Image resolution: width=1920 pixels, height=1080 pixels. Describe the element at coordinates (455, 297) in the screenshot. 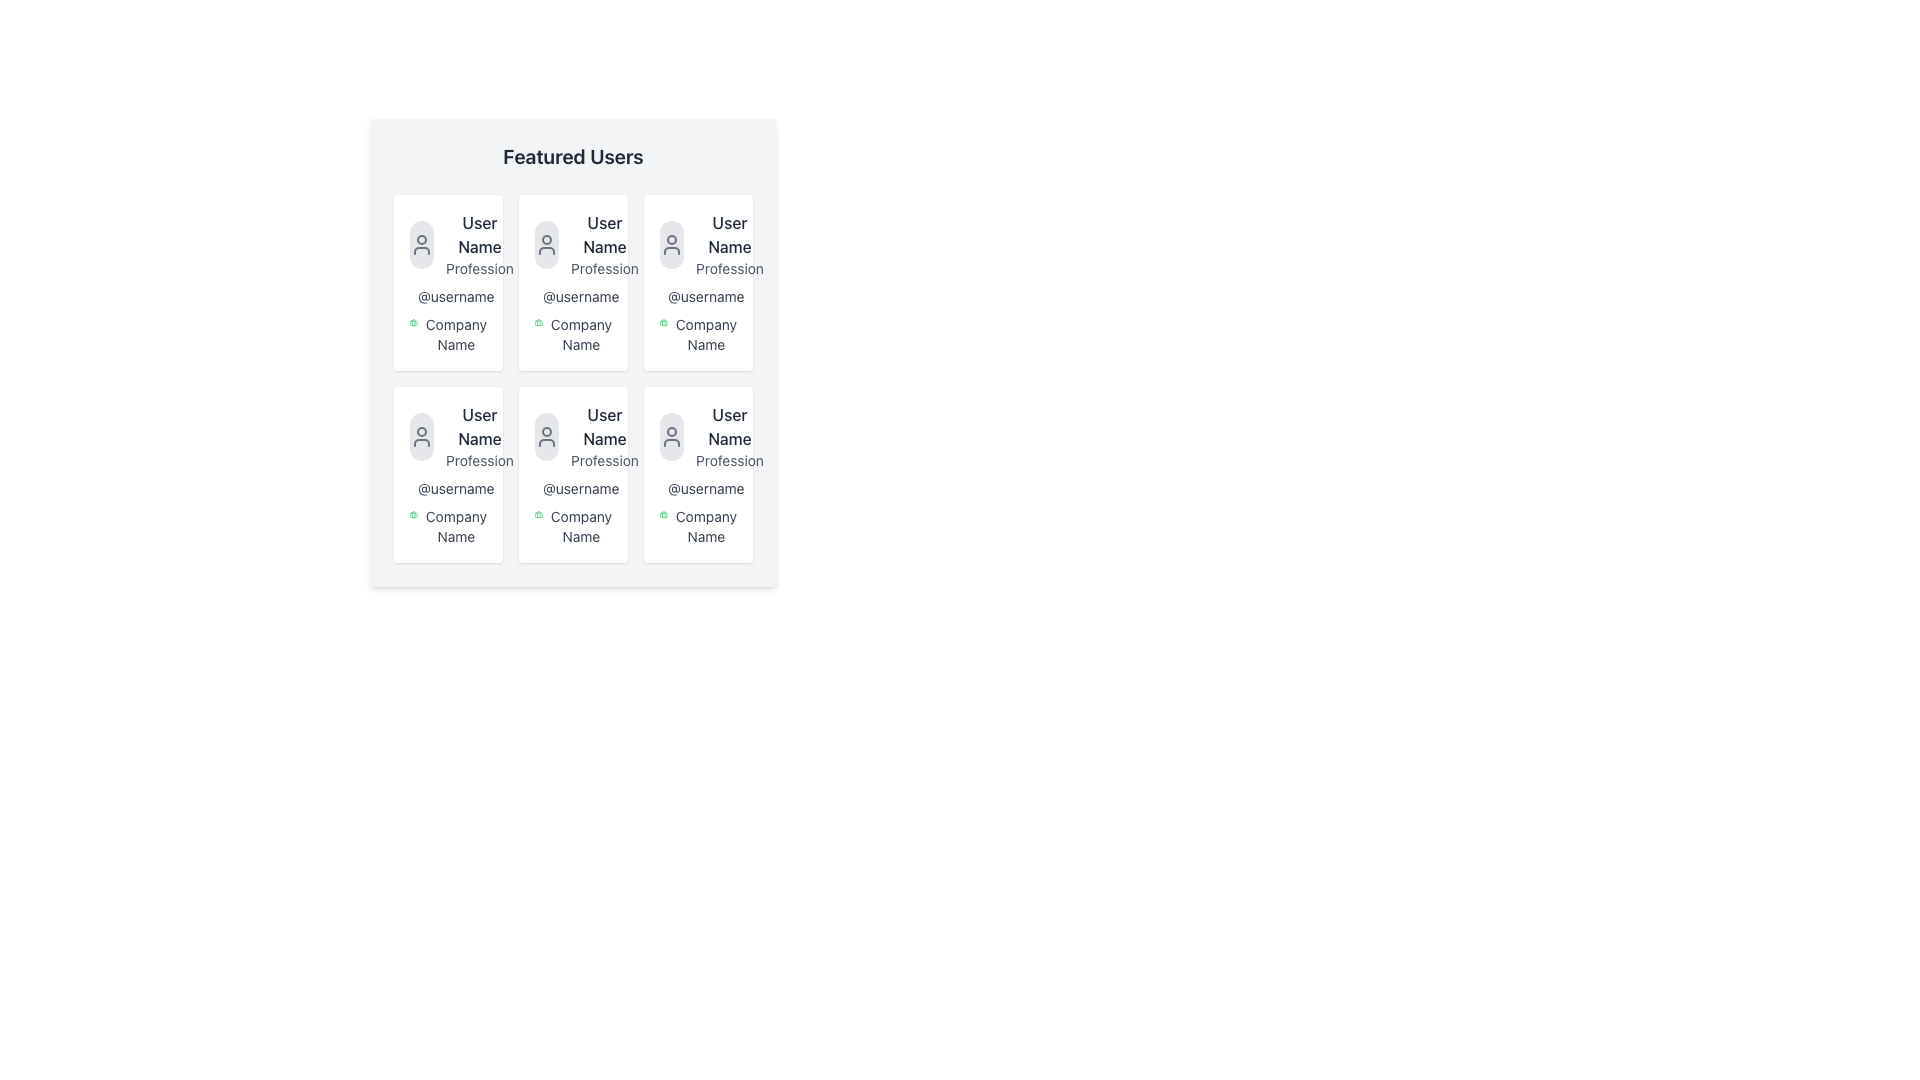

I see `the Static Text element displaying '@username' in blue, located in the top-left card of a six-card grid, beneath 'Profession' and above 'Company Name'` at that location.